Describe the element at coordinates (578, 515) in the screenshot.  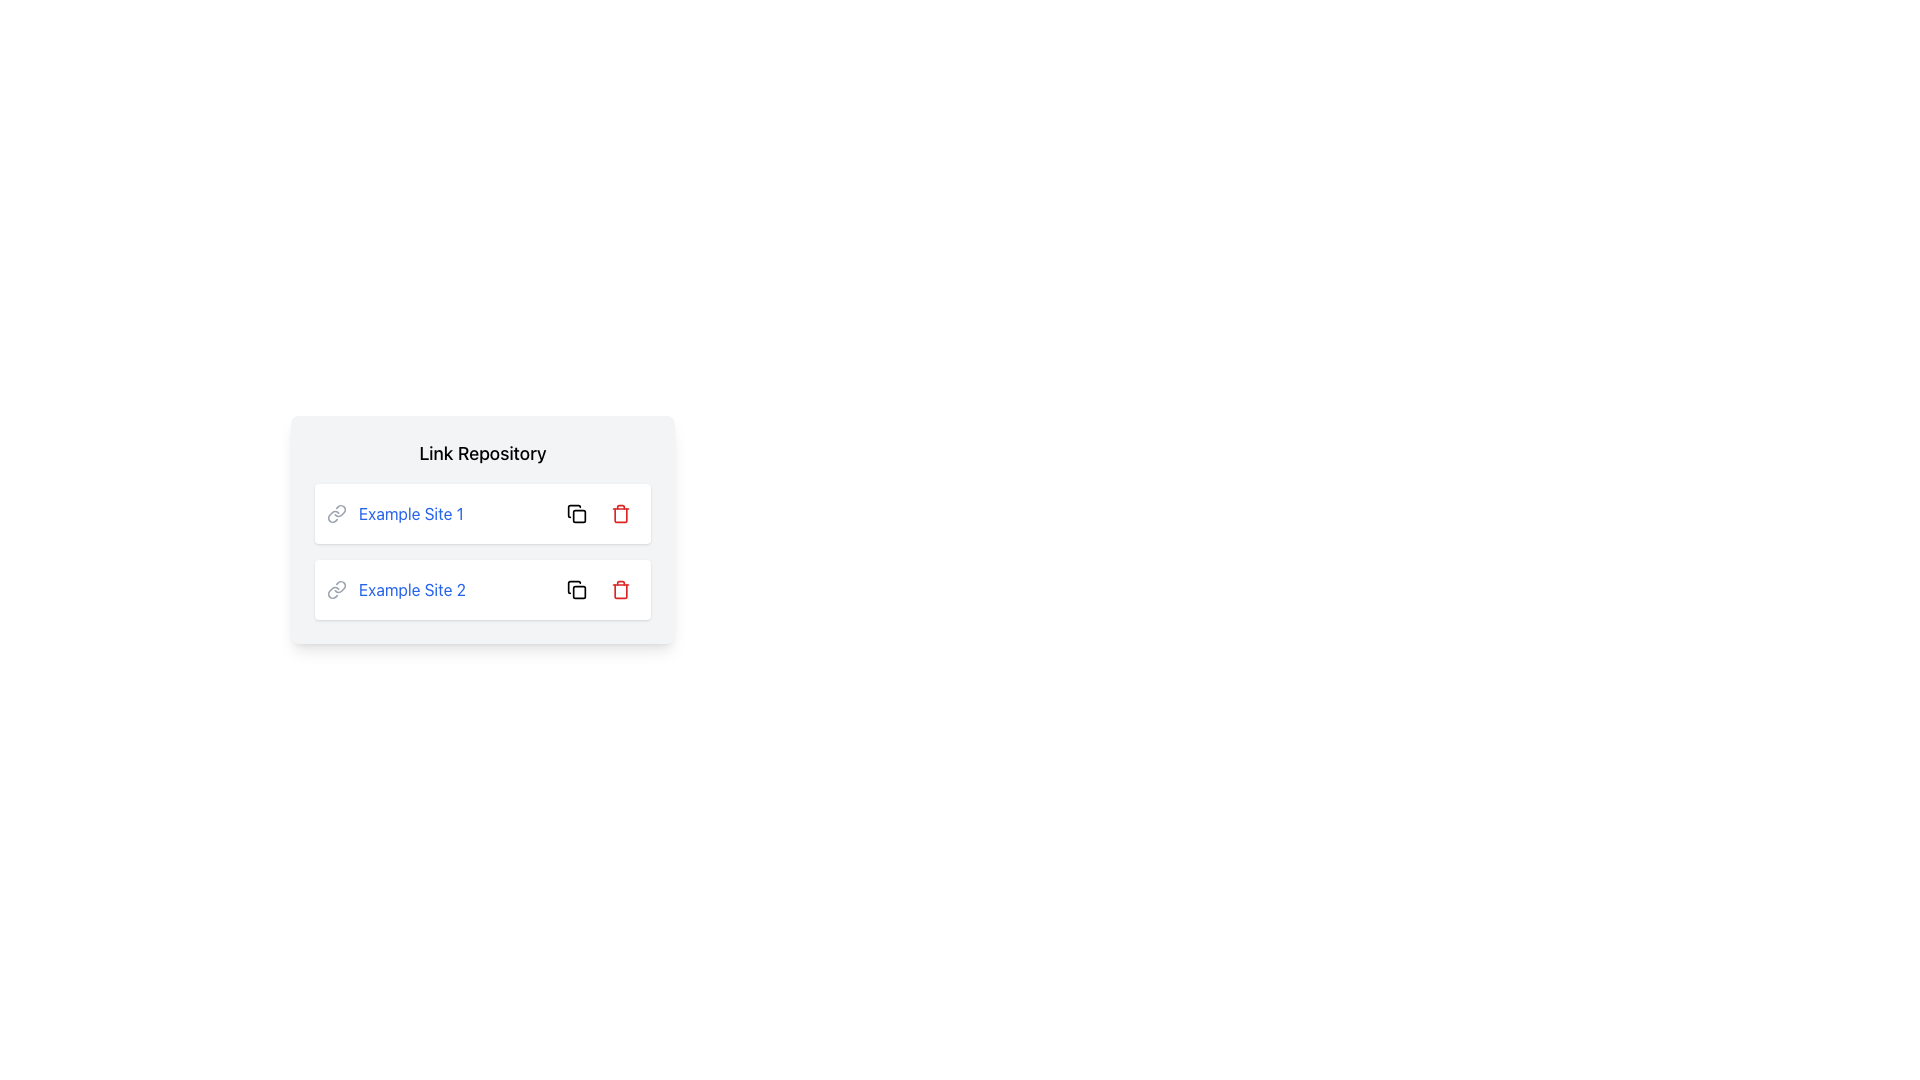
I see `the decorative SVG icon element located next to the 'Example Site 1' list entry under the 'Link Repository' header` at that location.